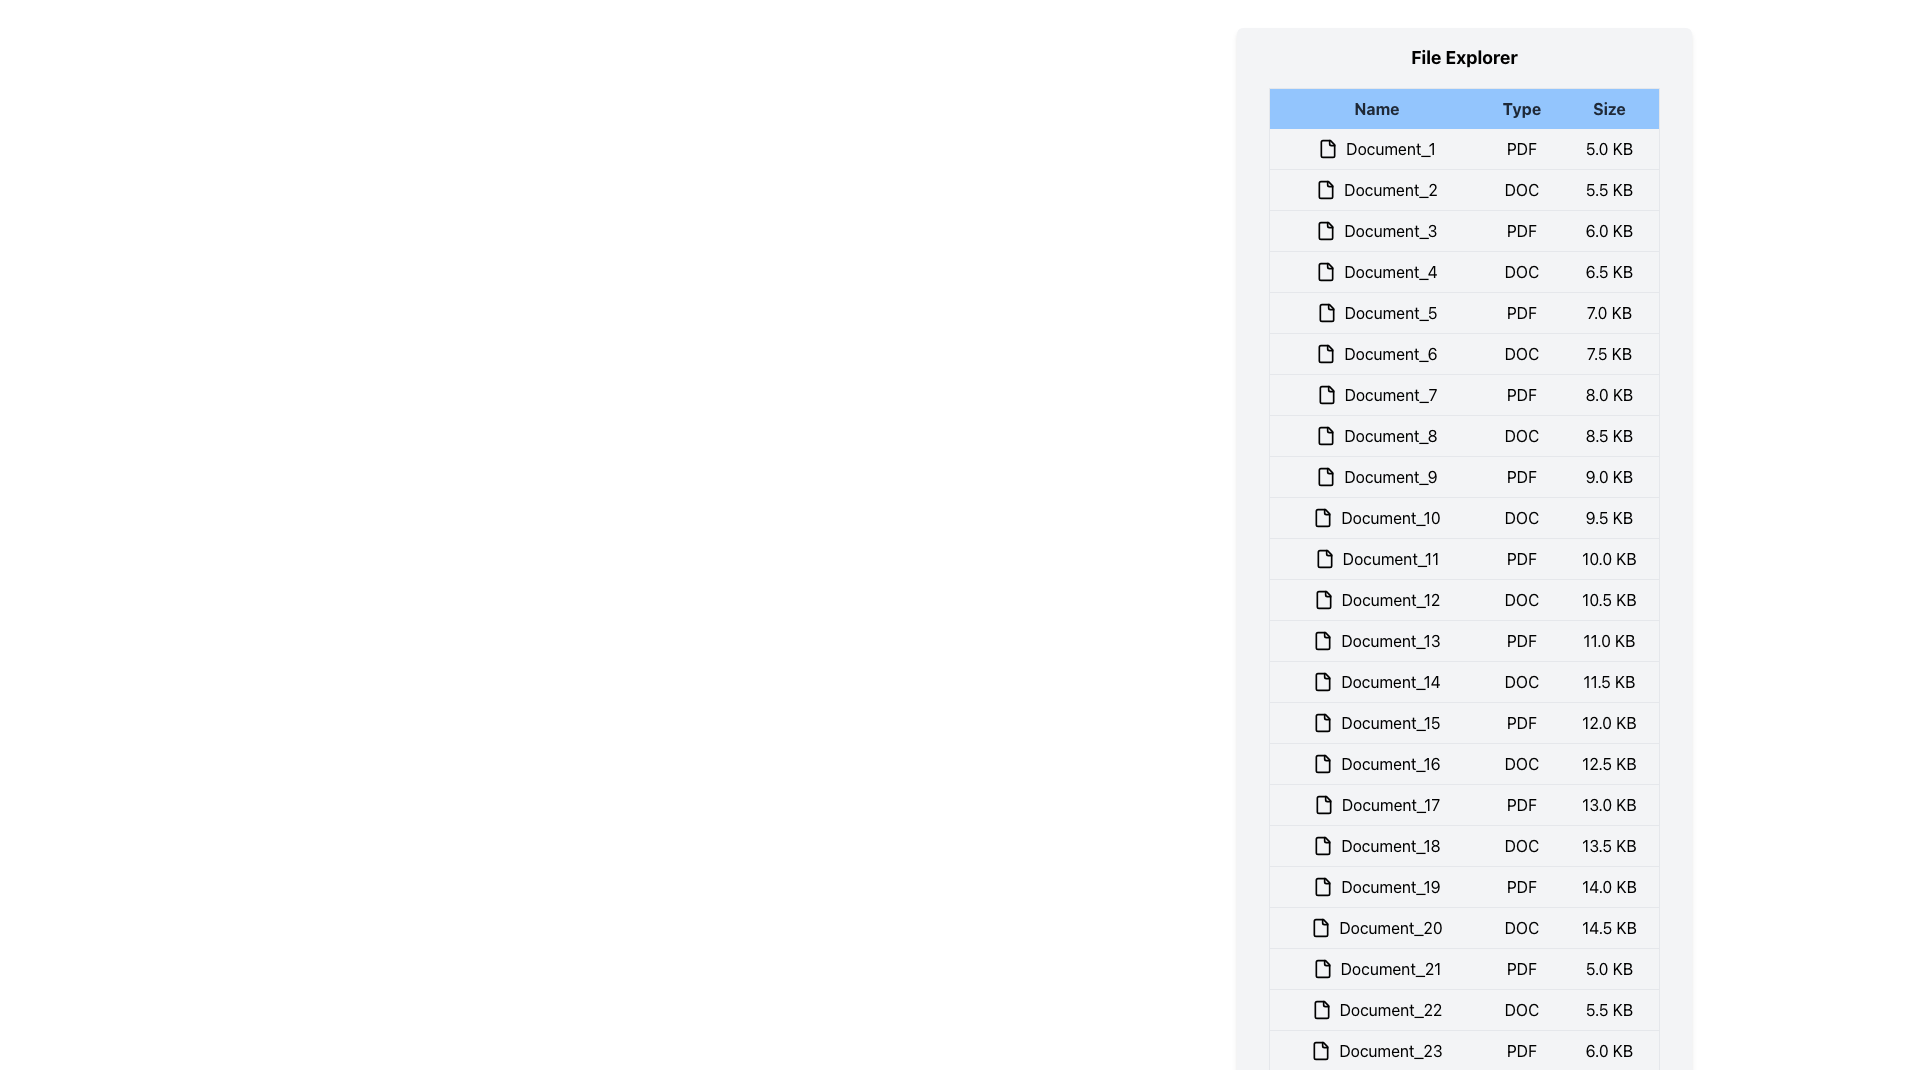 This screenshot has height=1080, width=1920. I want to click on the text label displaying '6.0 KB' in the 'Size' column of the file explorer grid for the file 'Document_23', so click(1609, 1049).